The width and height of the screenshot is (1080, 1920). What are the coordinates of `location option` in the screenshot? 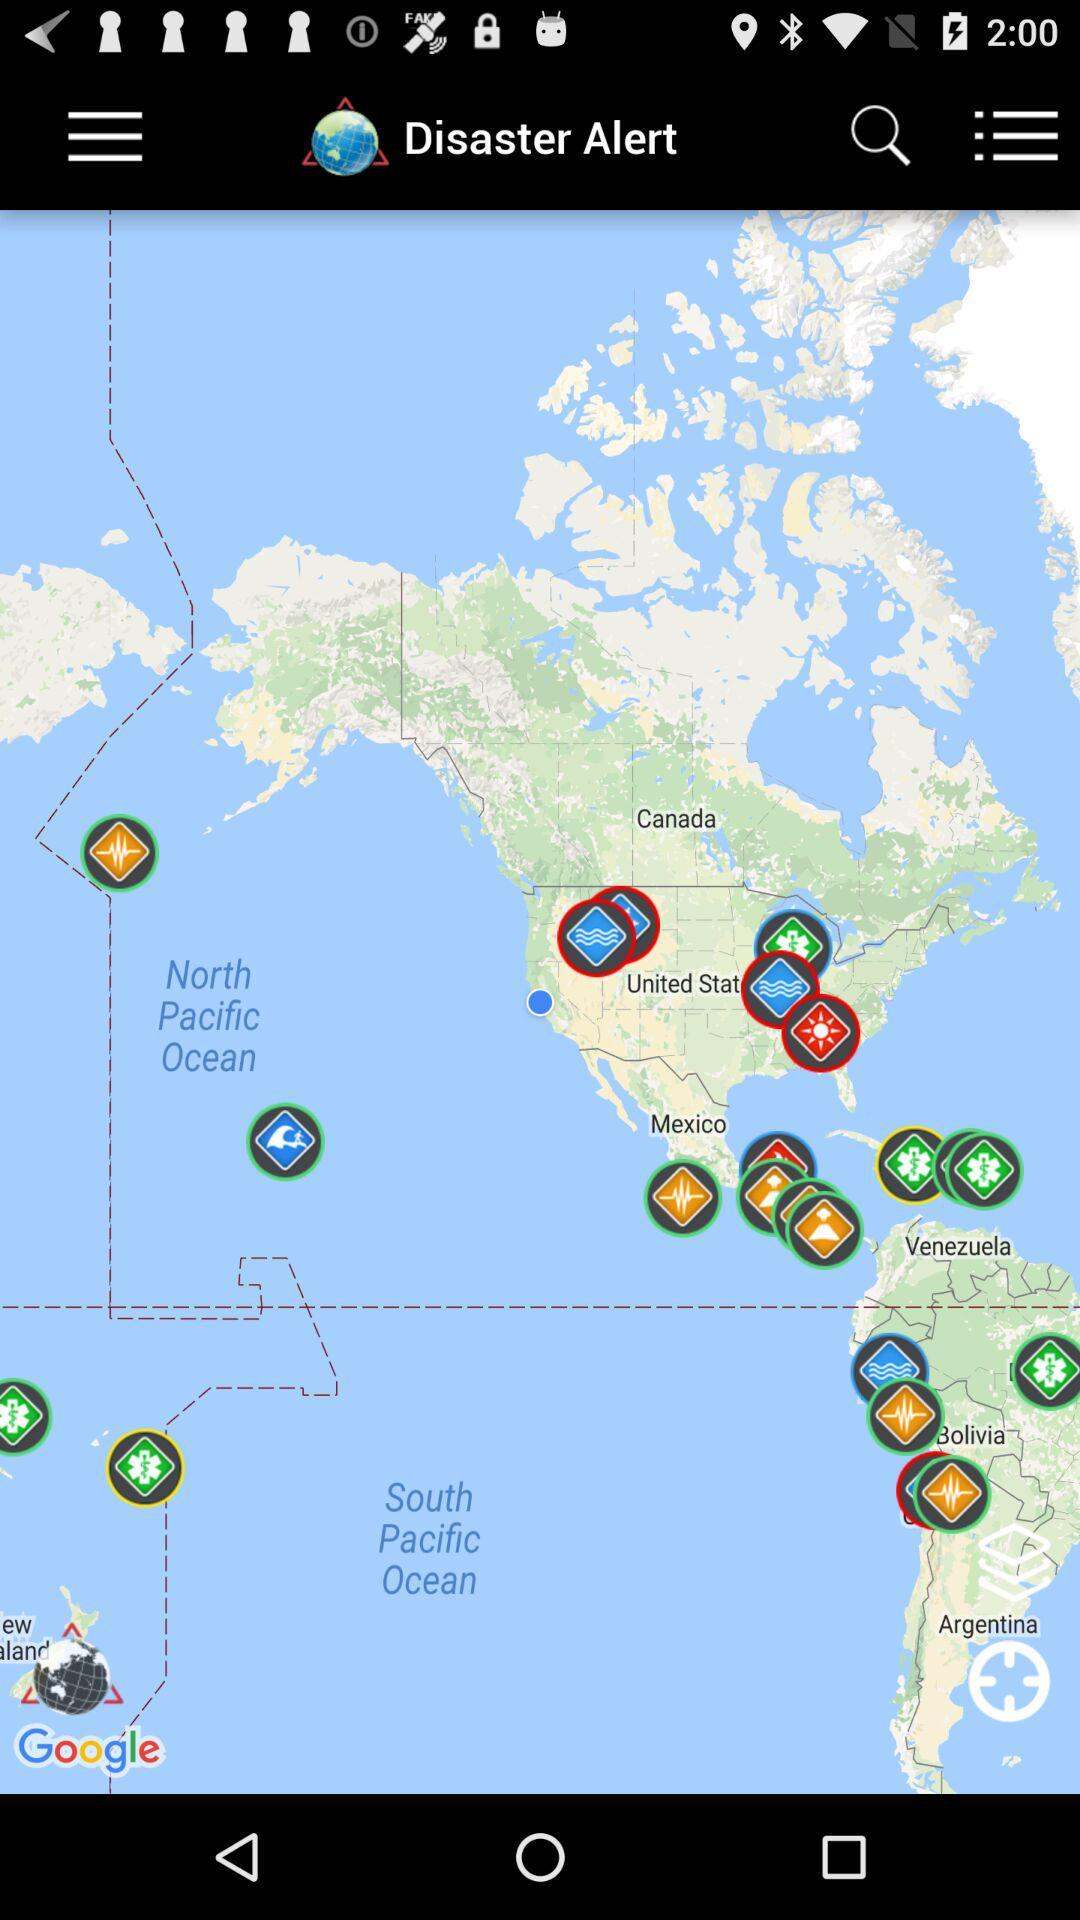 It's located at (1009, 1706).